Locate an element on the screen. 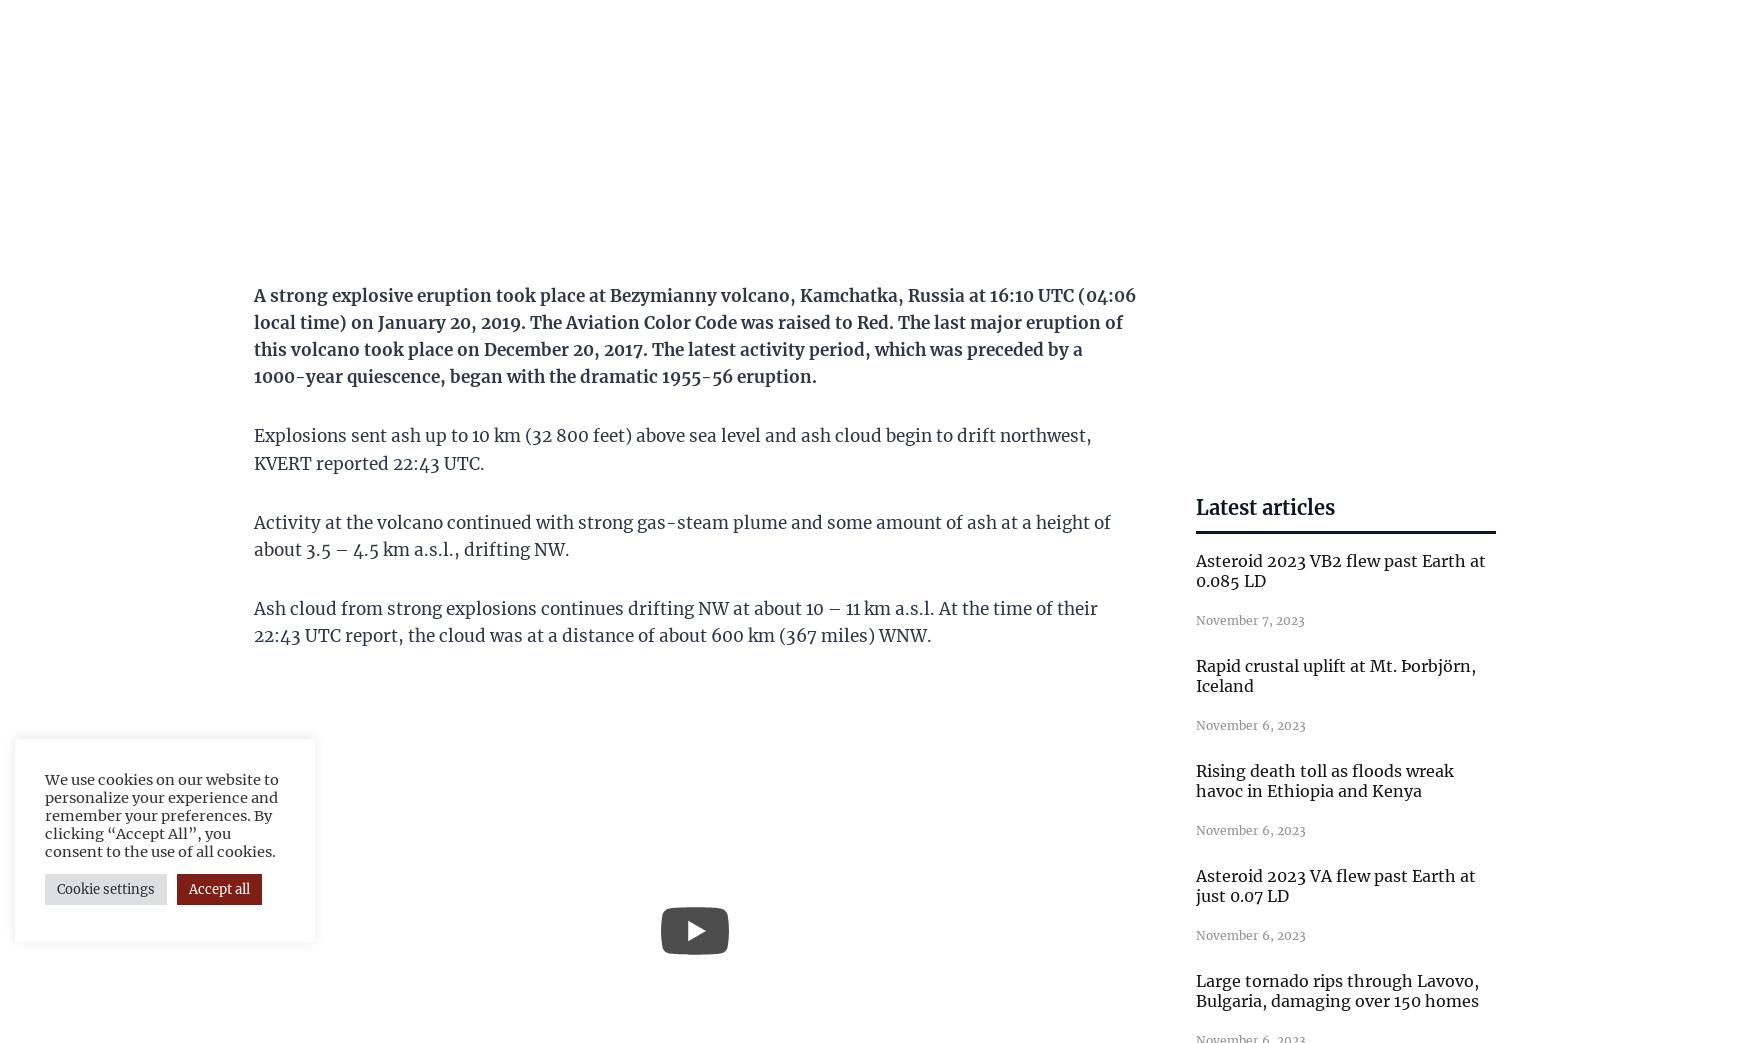  'Large tornado rips through Lavovo, Bulgaria, damaging over 150 homes' is located at coordinates (1337, 990).